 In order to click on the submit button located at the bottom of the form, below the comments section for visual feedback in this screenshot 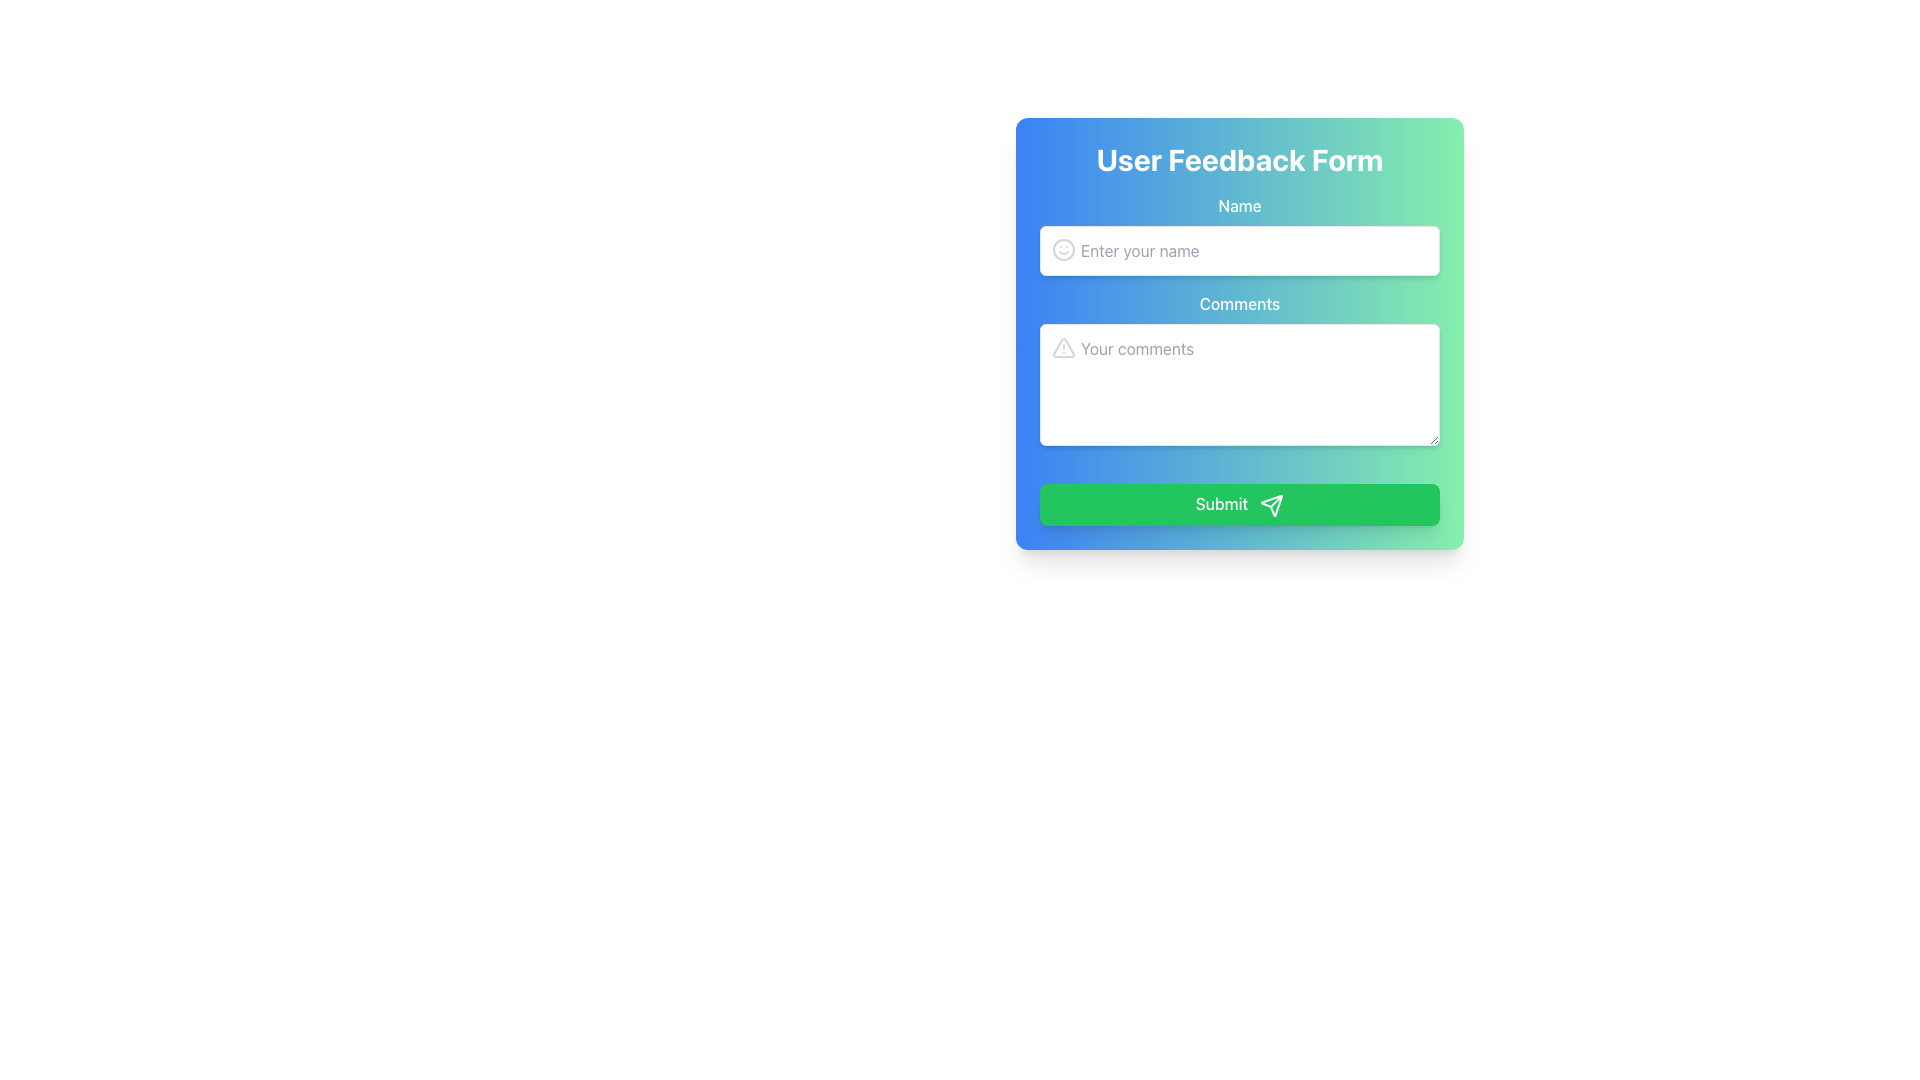, I will do `click(1238, 495)`.